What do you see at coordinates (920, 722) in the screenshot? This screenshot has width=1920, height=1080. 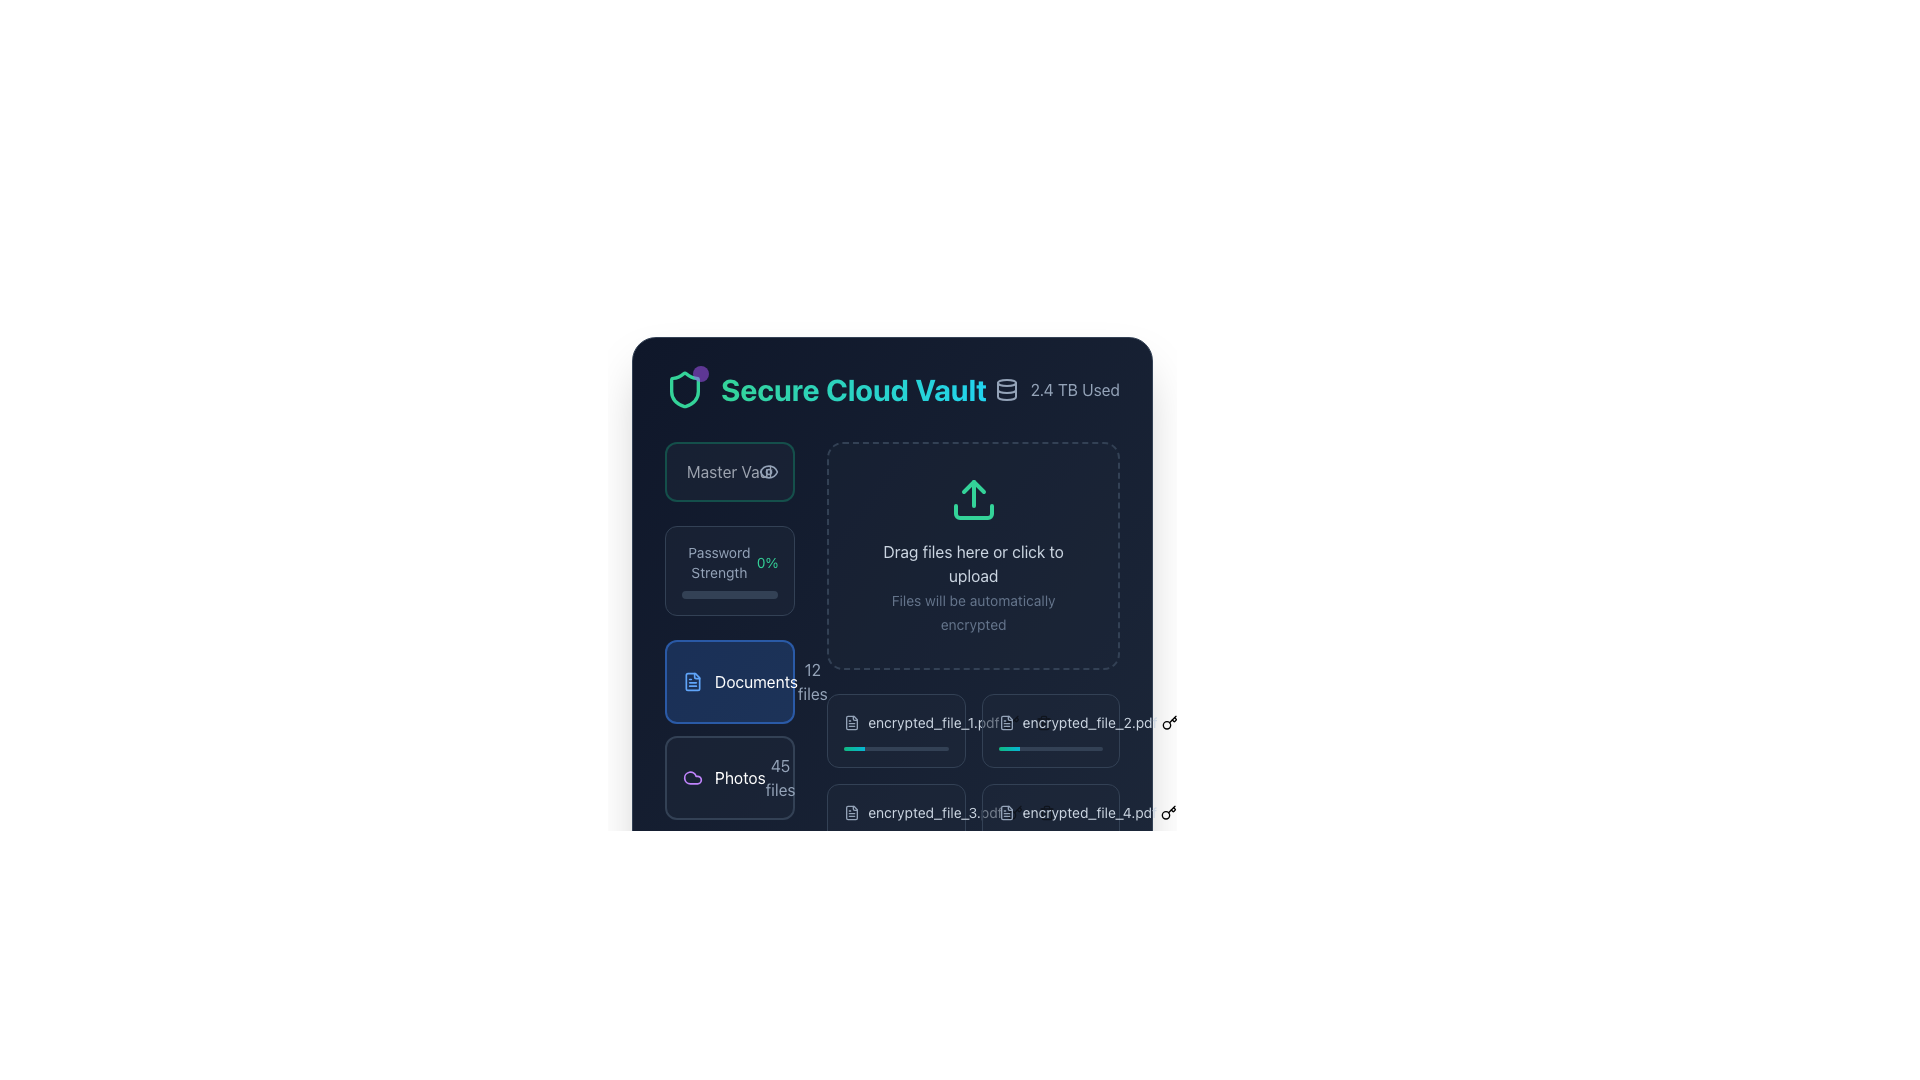 I see `the first file entry in the Documents section` at bounding box center [920, 722].